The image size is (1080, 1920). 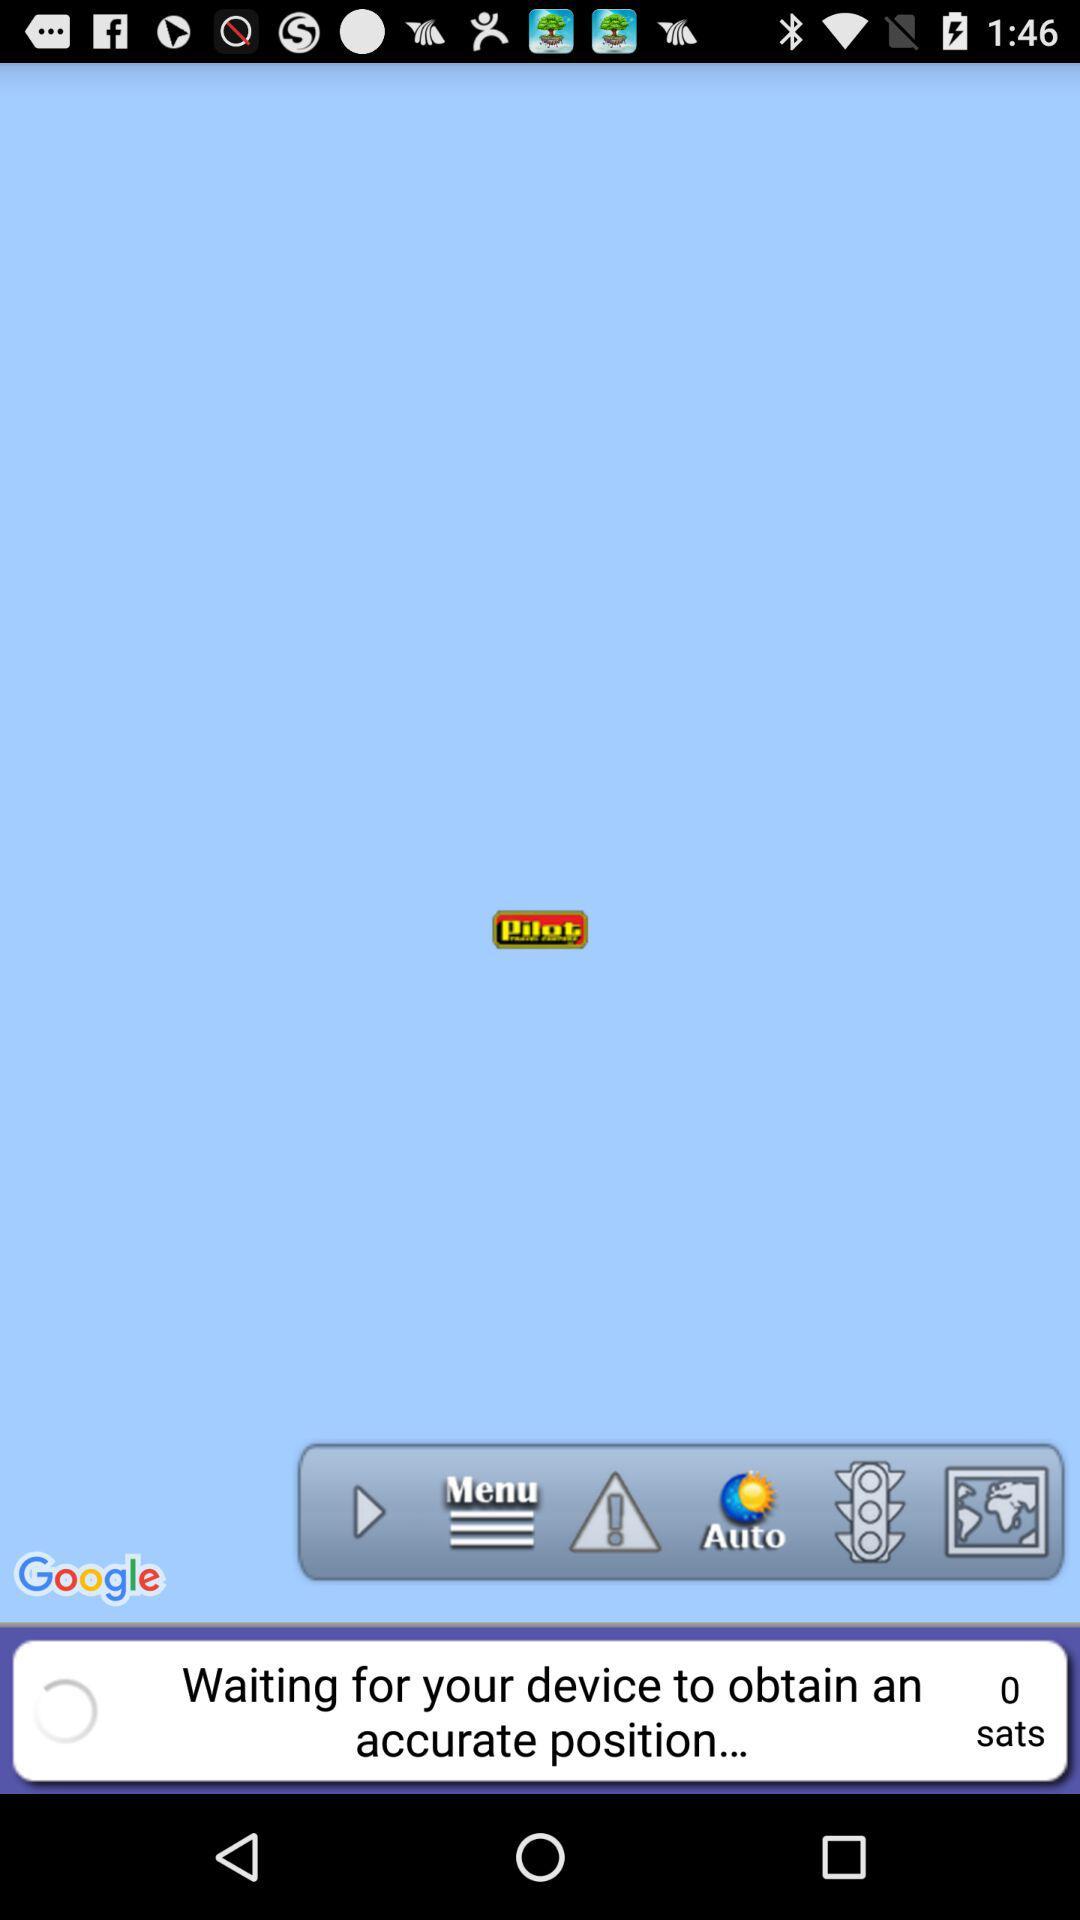 What do you see at coordinates (492, 1618) in the screenshot?
I see `the menu icon` at bounding box center [492, 1618].